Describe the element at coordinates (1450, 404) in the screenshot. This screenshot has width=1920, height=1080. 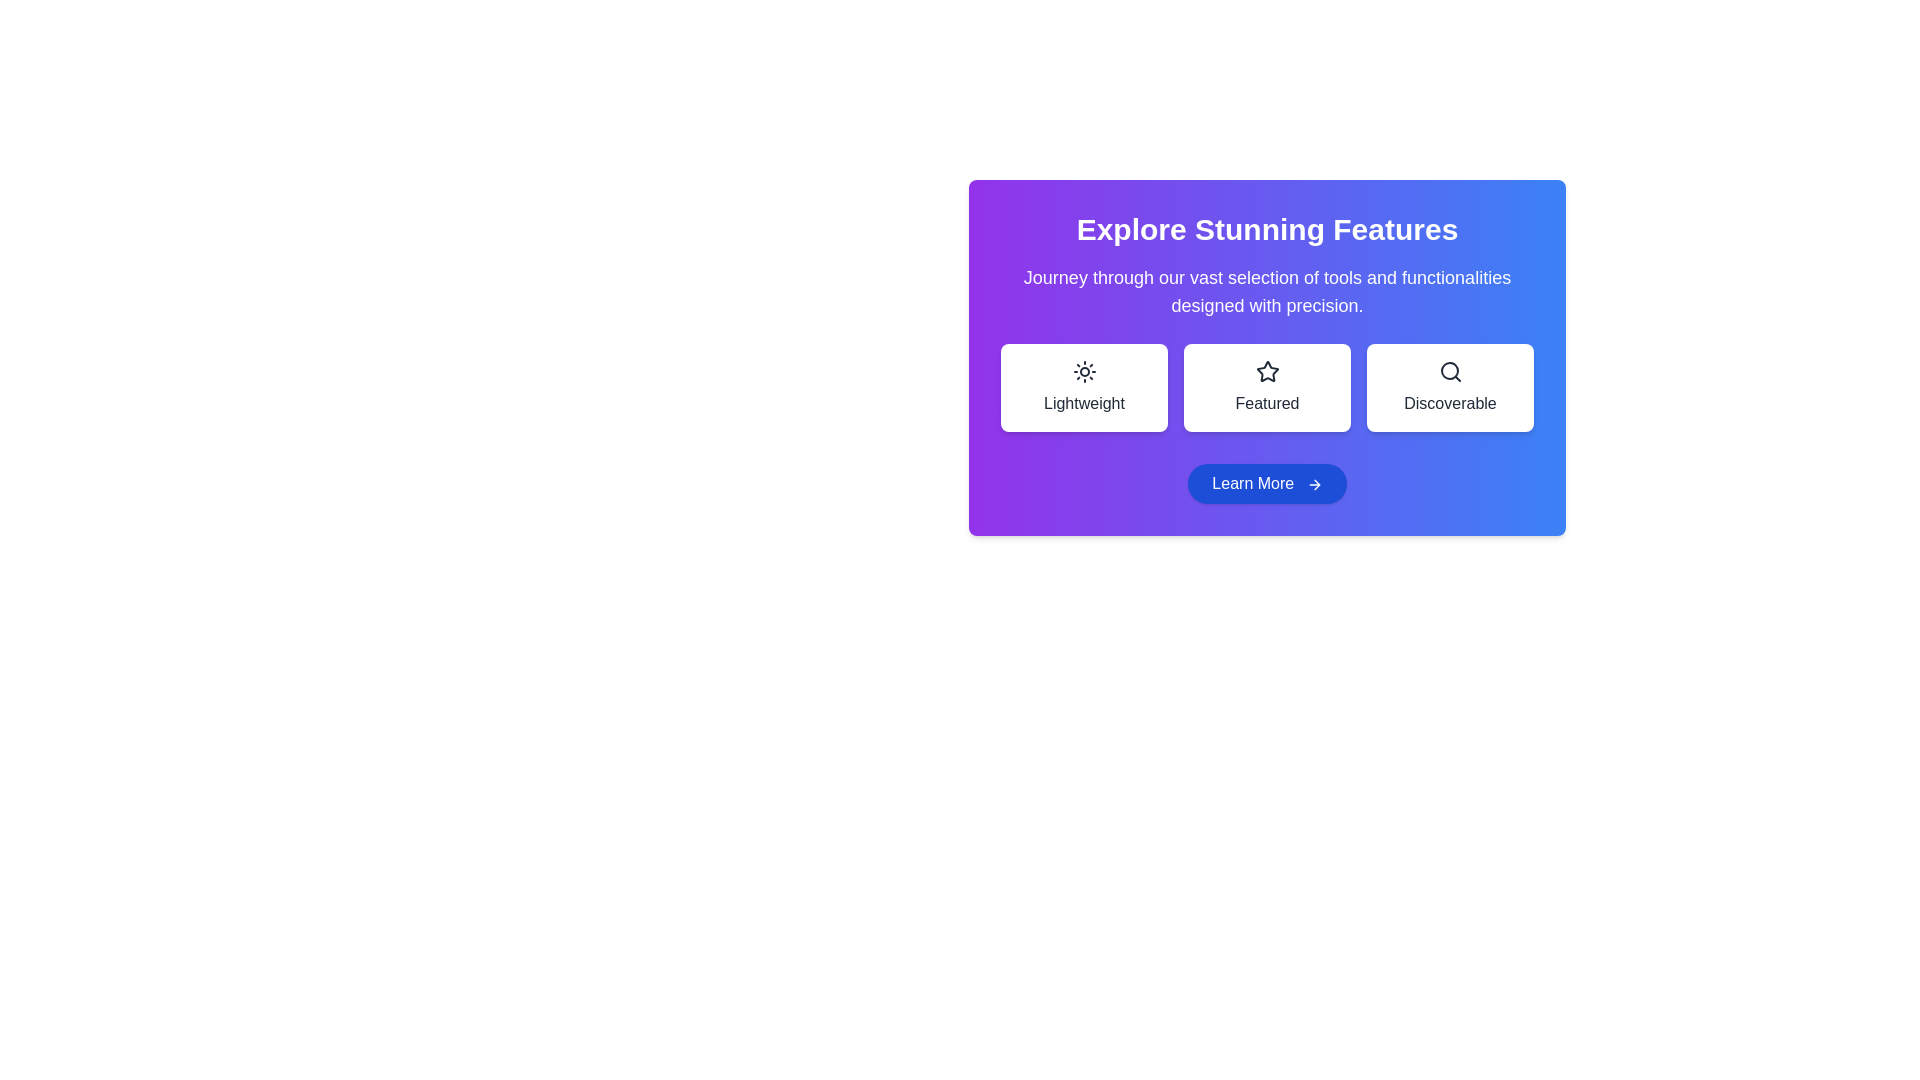
I see `the descriptive text label at the bottom center of the third card from the left, which conveys the meaning of 'Discoverable'` at that location.